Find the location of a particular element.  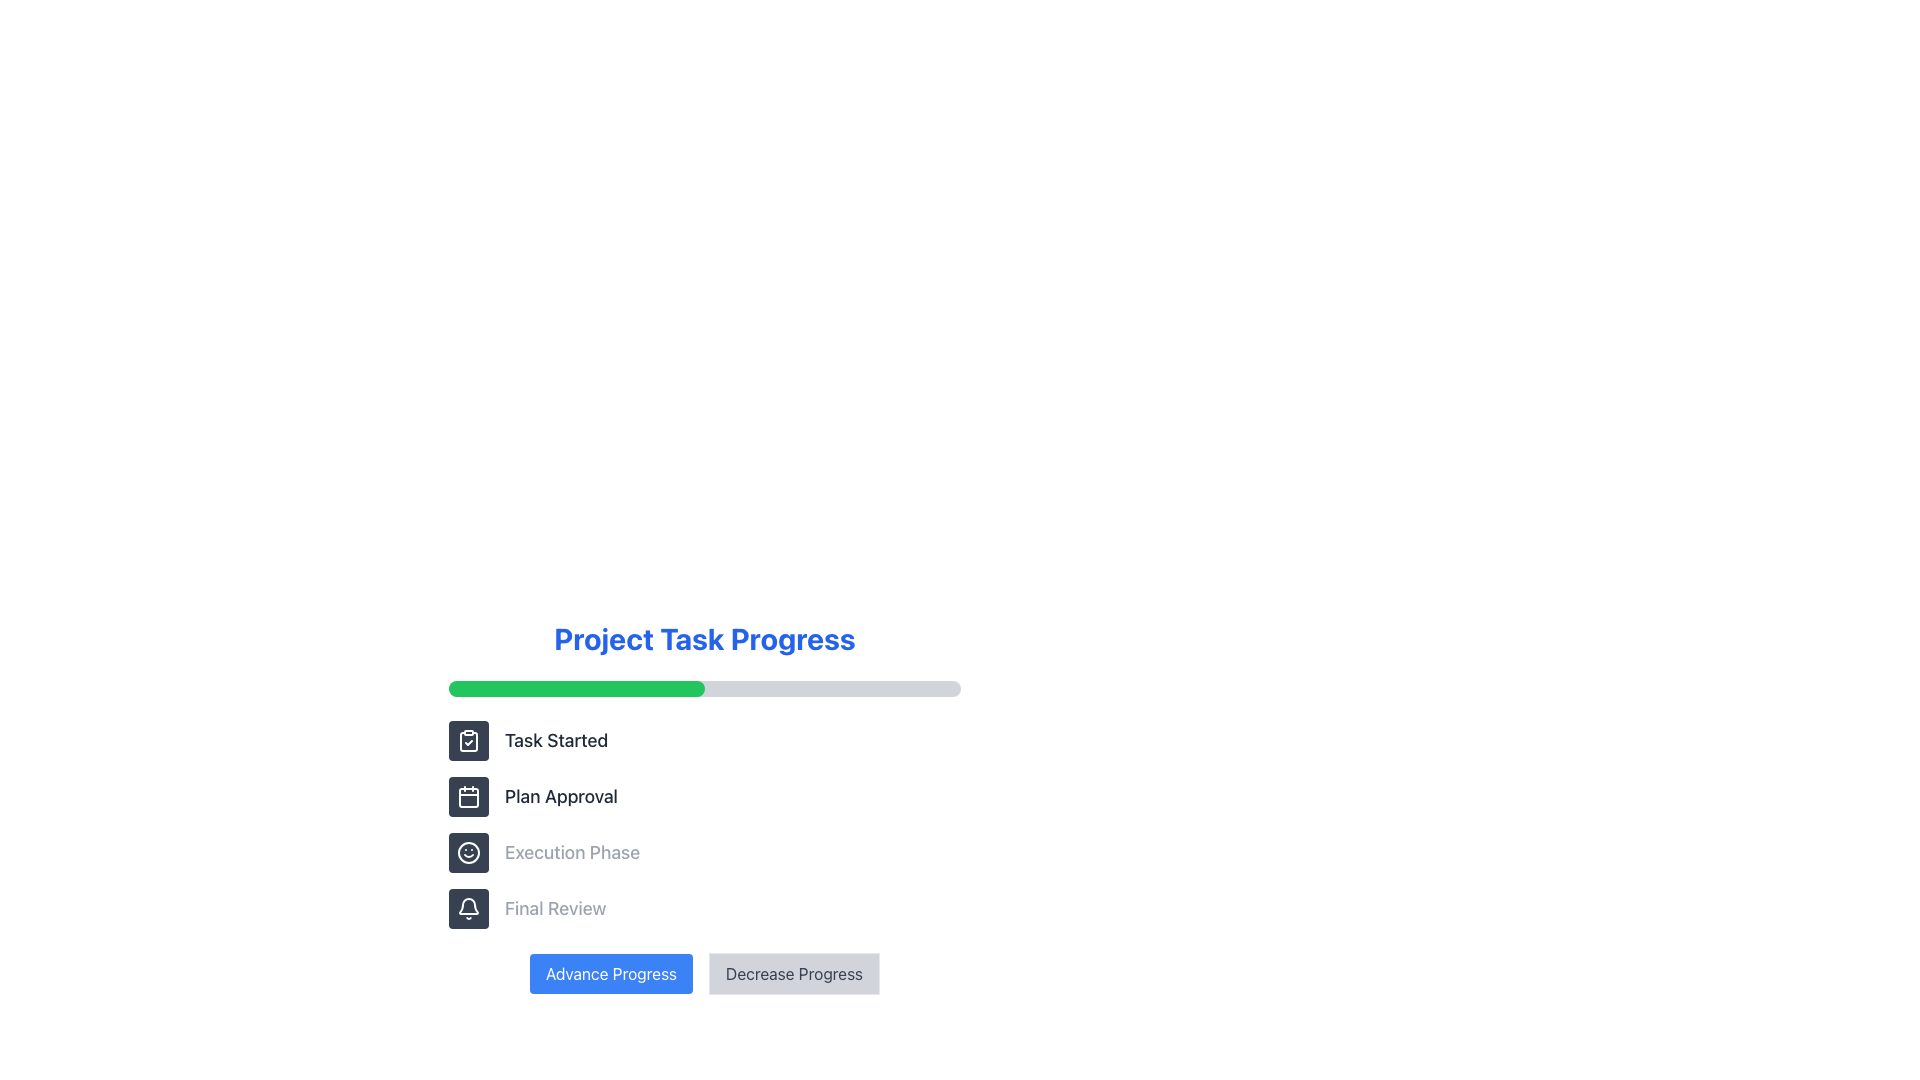

the calendar icon, which is part of the task stages menu adjacent to the 'Plan Approval' label is located at coordinates (468, 796).